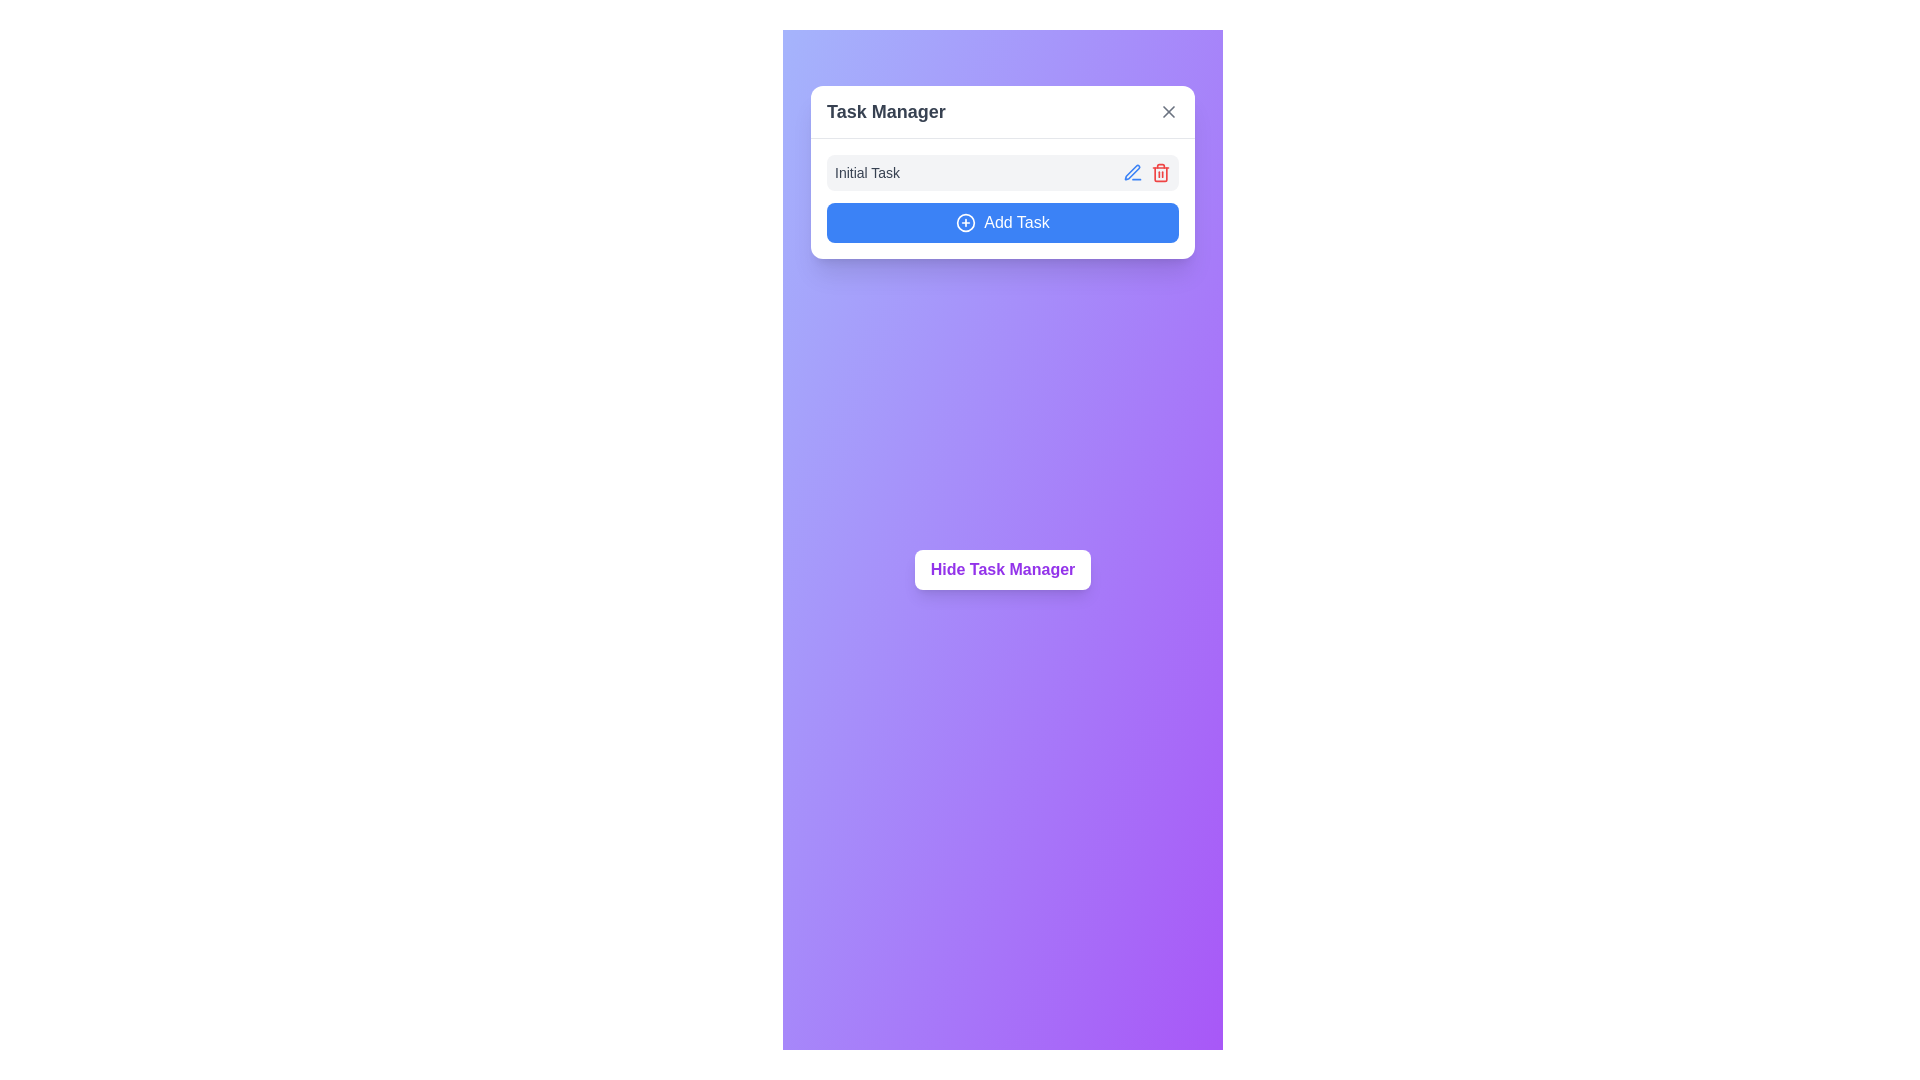  Describe the element at coordinates (1169, 111) in the screenshot. I see `the close icon located at the top right corner of the Task Manager` at that location.